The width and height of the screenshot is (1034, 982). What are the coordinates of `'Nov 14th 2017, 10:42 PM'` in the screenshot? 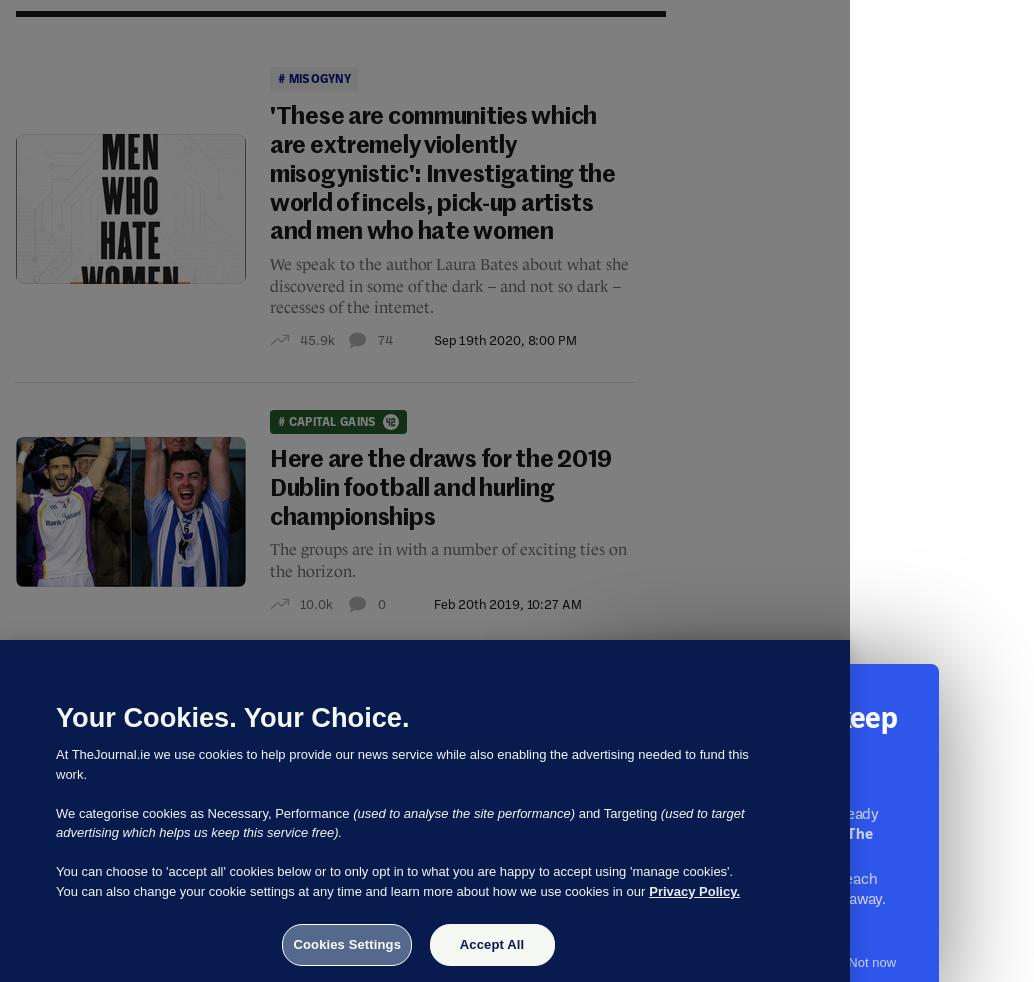 It's located at (505, 888).